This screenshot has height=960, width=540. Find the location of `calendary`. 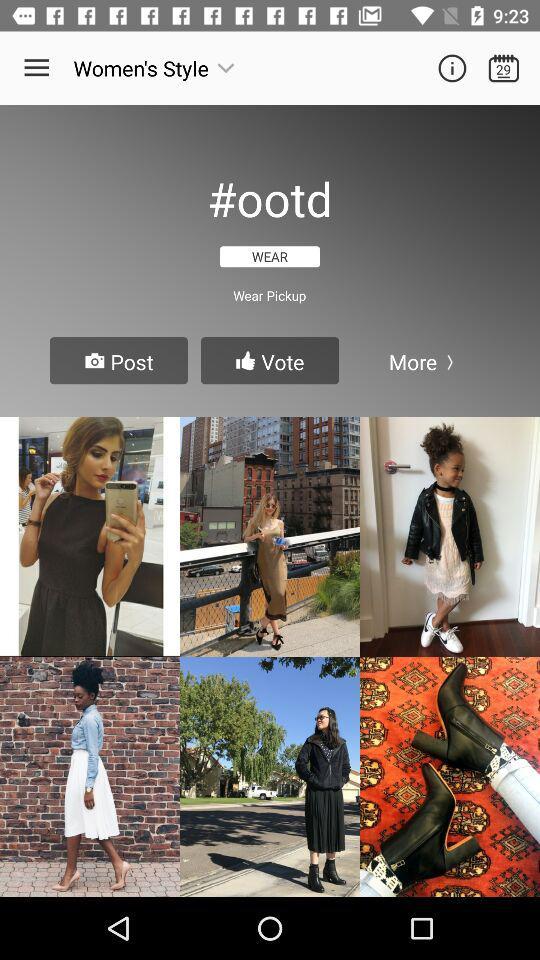

calendary is located at coordinates (502, 68).